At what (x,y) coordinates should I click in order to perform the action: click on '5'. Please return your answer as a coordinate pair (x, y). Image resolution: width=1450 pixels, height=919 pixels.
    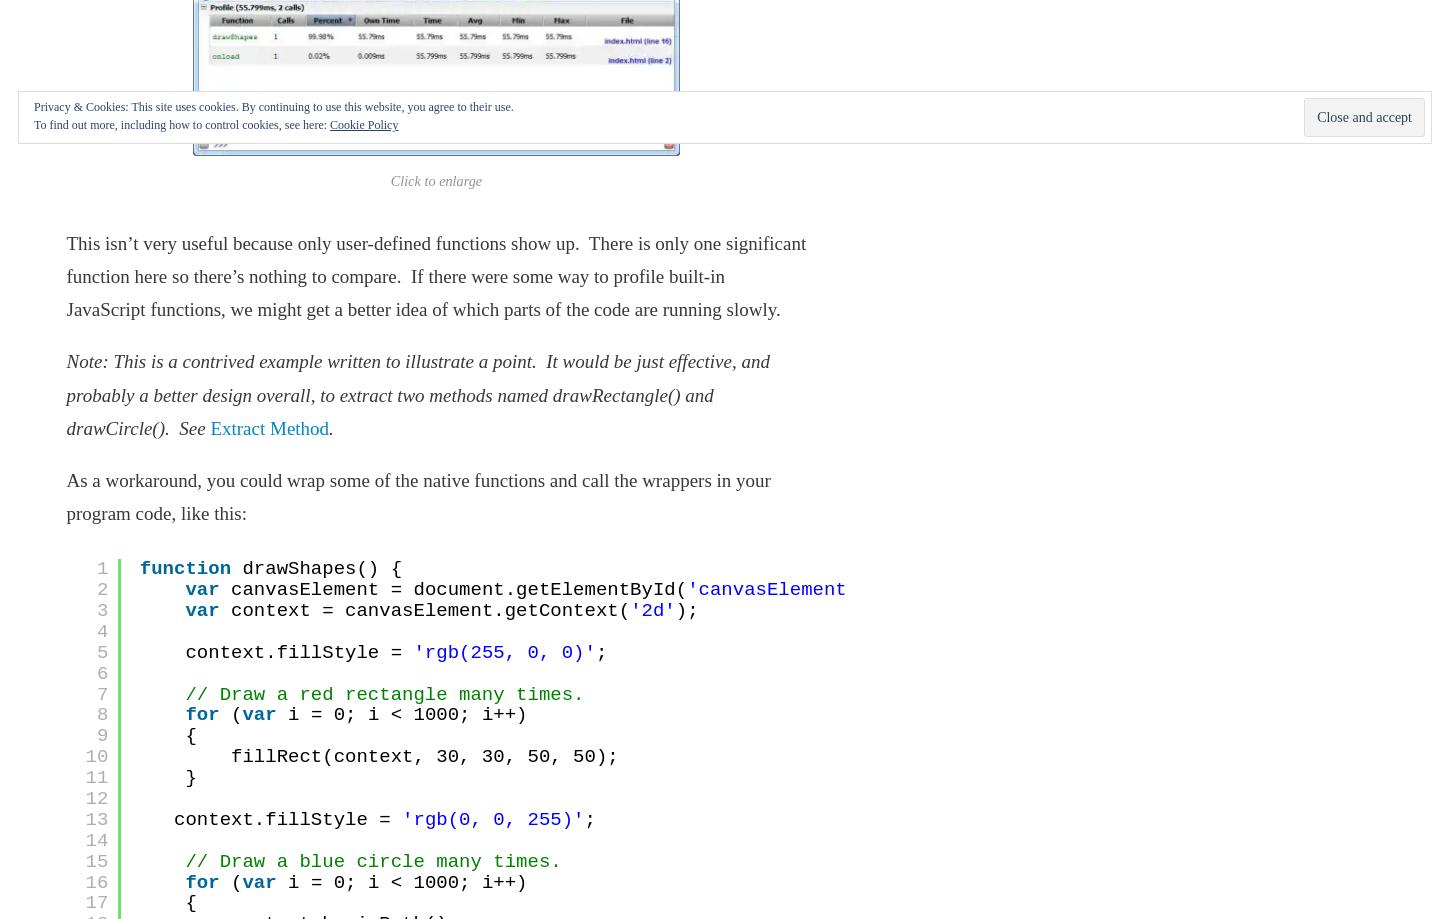
    Looking at the image, I should click on (101, 651).